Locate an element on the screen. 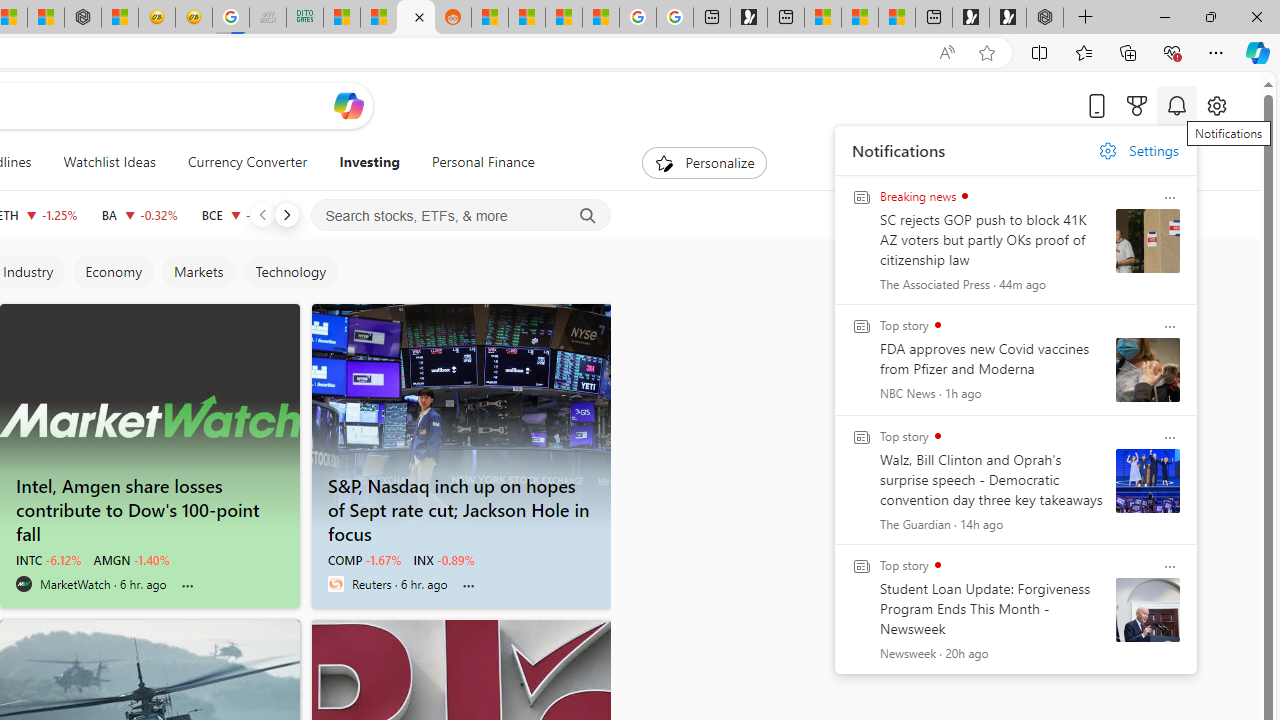 The height and width of the screenshot is (720, 1280). 'Microsoft rewards' is located at coordinates (1137, 105).